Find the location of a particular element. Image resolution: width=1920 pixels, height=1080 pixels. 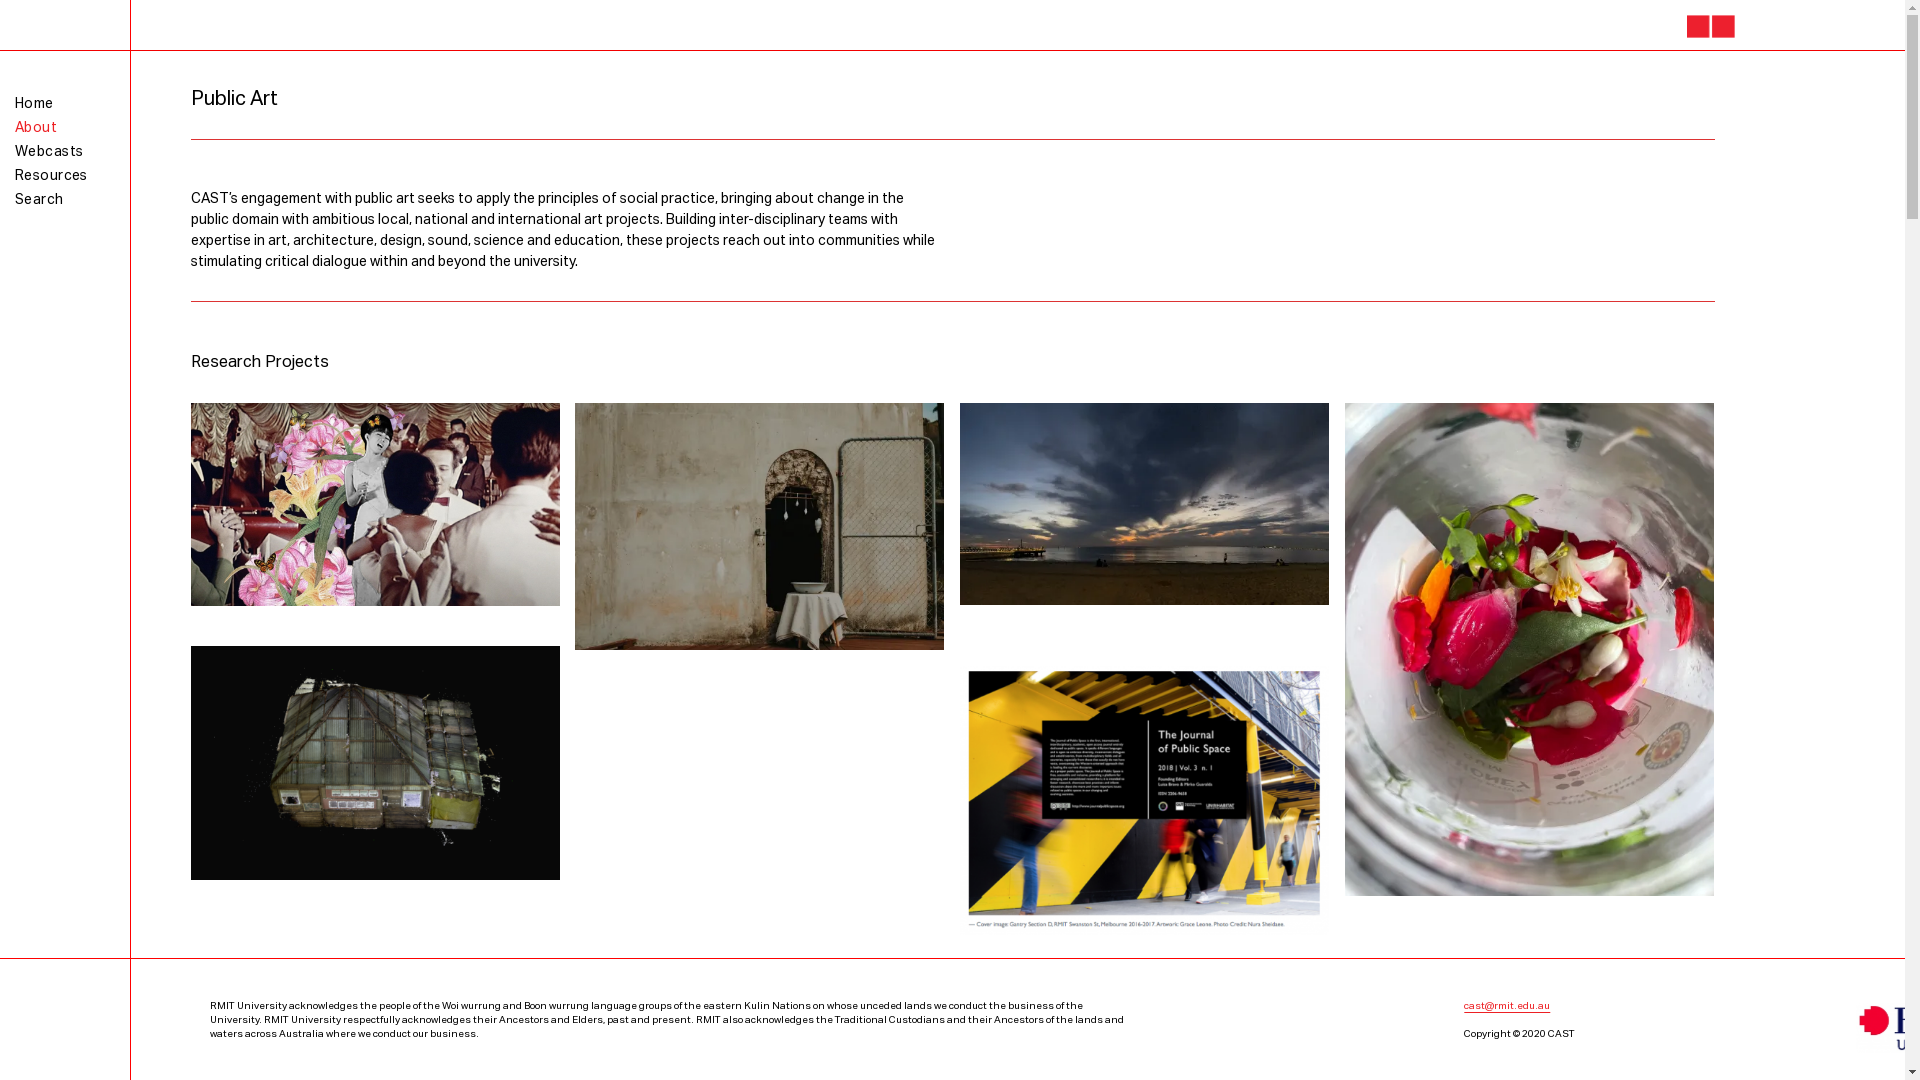

'Home' is located at coordinates (34, 104).